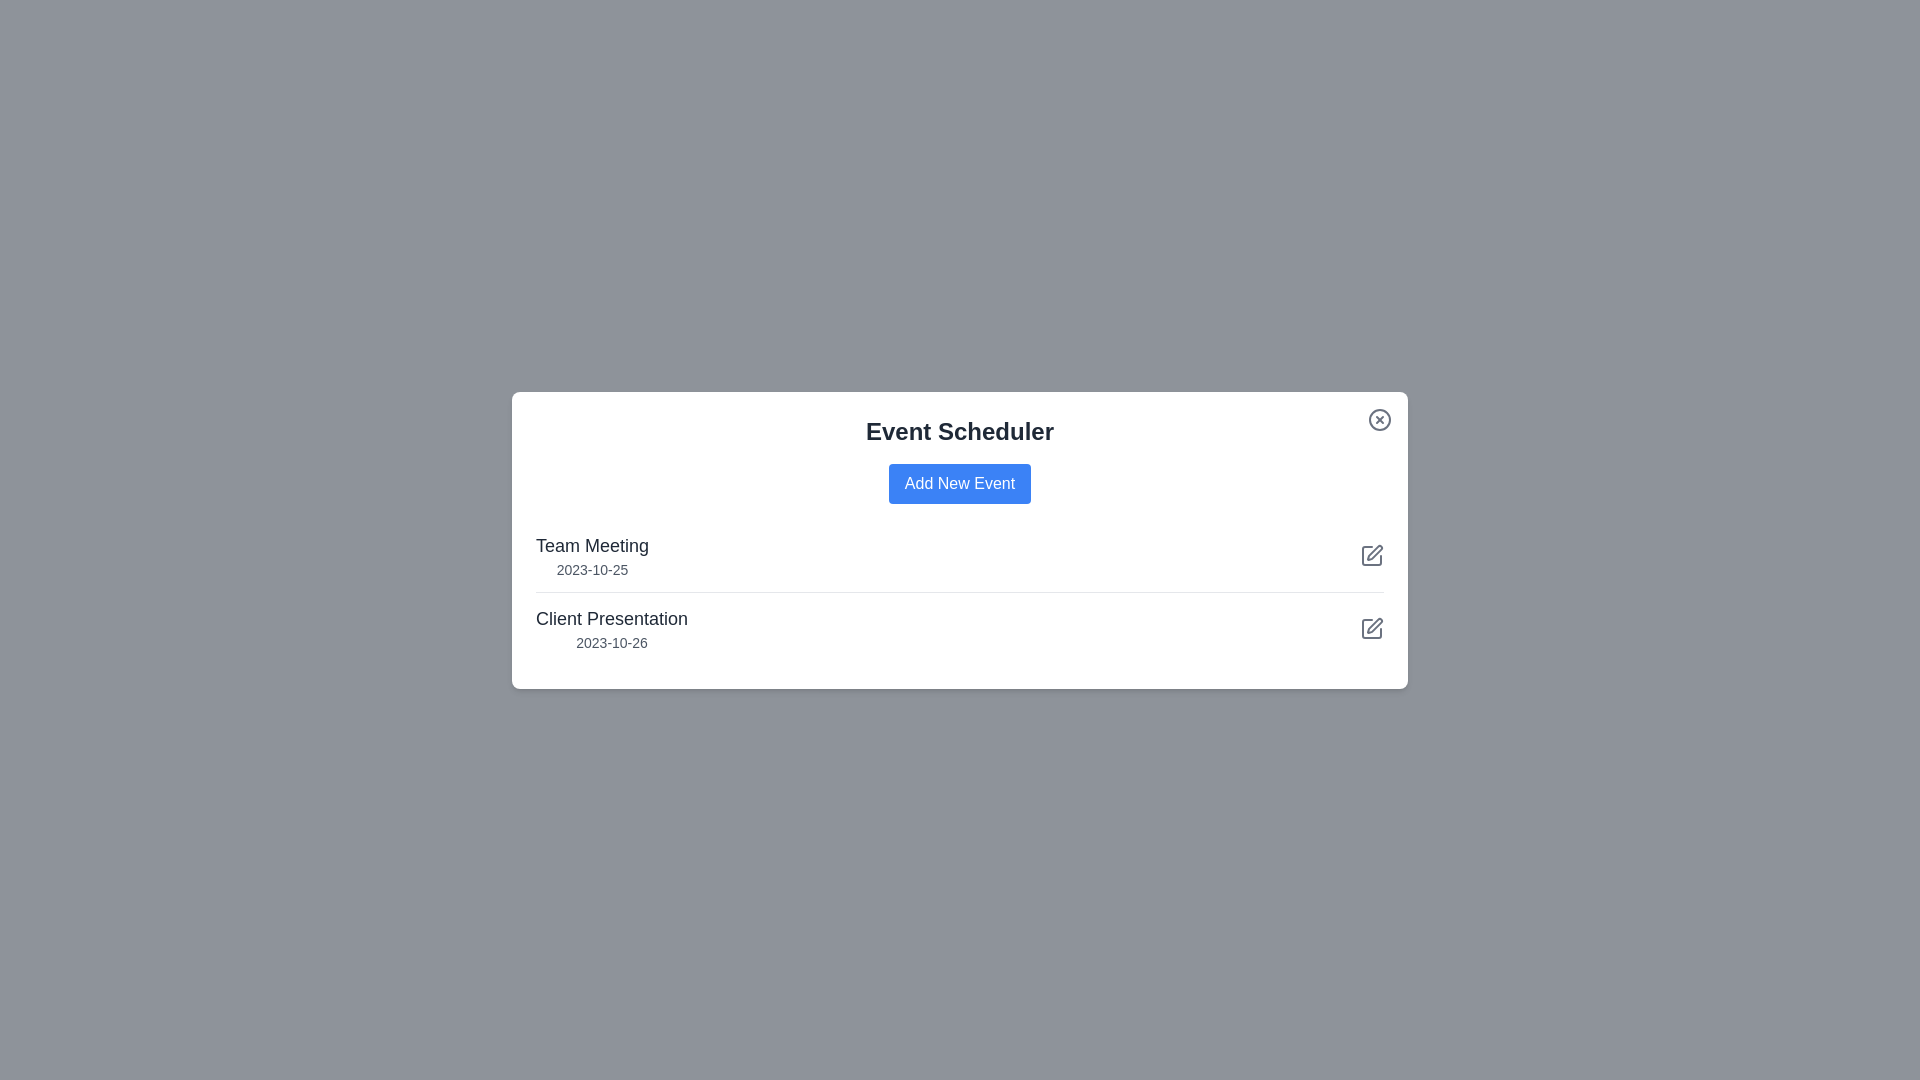 The width and height of the screenshot is (1920, 1080). What do you see at coordinates (1371, 555) in the screenshot?
I see `the Icon button located in the upper-right corner of the 'Team Meeting 2023-10-25' section to initiate editing` at bounding box center [1371, 555].